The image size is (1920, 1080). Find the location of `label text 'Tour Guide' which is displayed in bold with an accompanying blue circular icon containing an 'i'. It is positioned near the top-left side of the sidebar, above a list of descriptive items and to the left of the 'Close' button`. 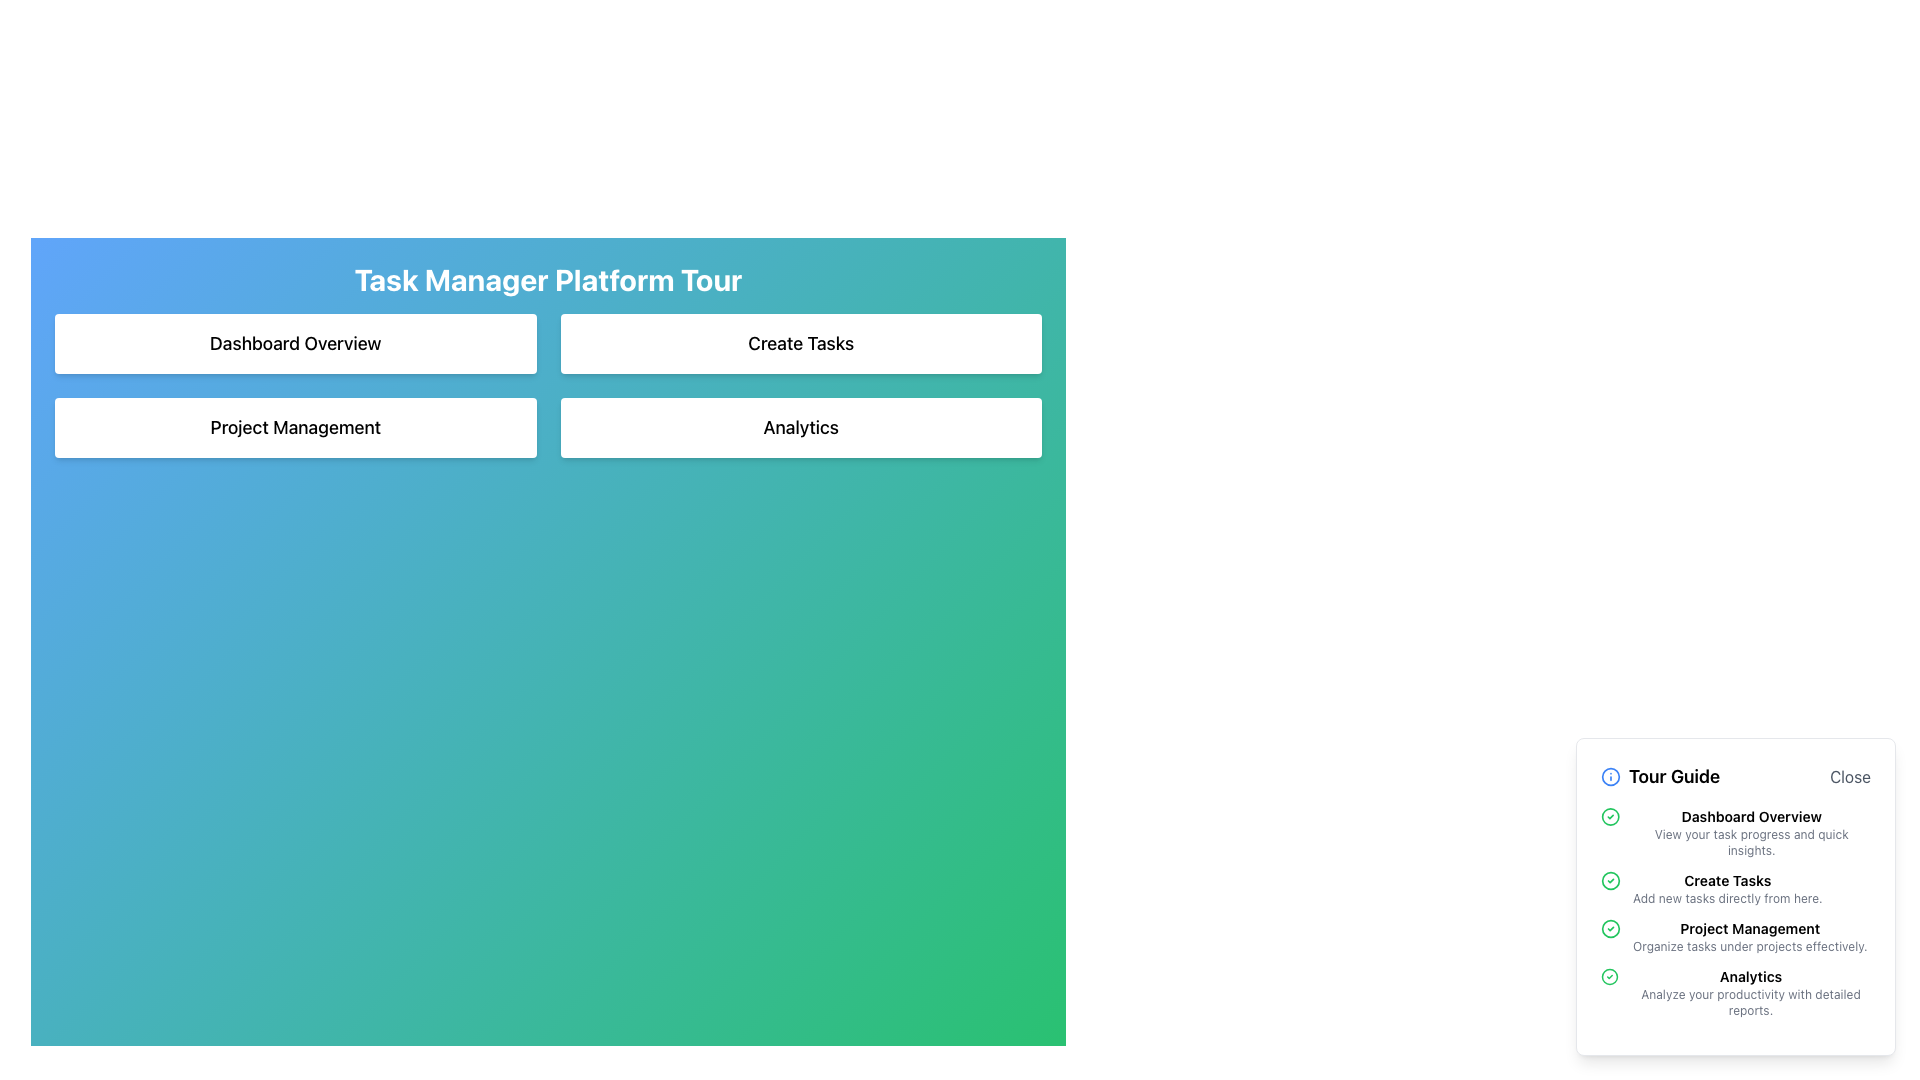

label text 'Tour Guide' which is displayed in bold with an accompanying blue circular icon containing an 'i'. It is positioned near the top-left side of the sidebar, above a list of descriptive items and to the left of the 'Close' button is located at coordinates (1660, 775).